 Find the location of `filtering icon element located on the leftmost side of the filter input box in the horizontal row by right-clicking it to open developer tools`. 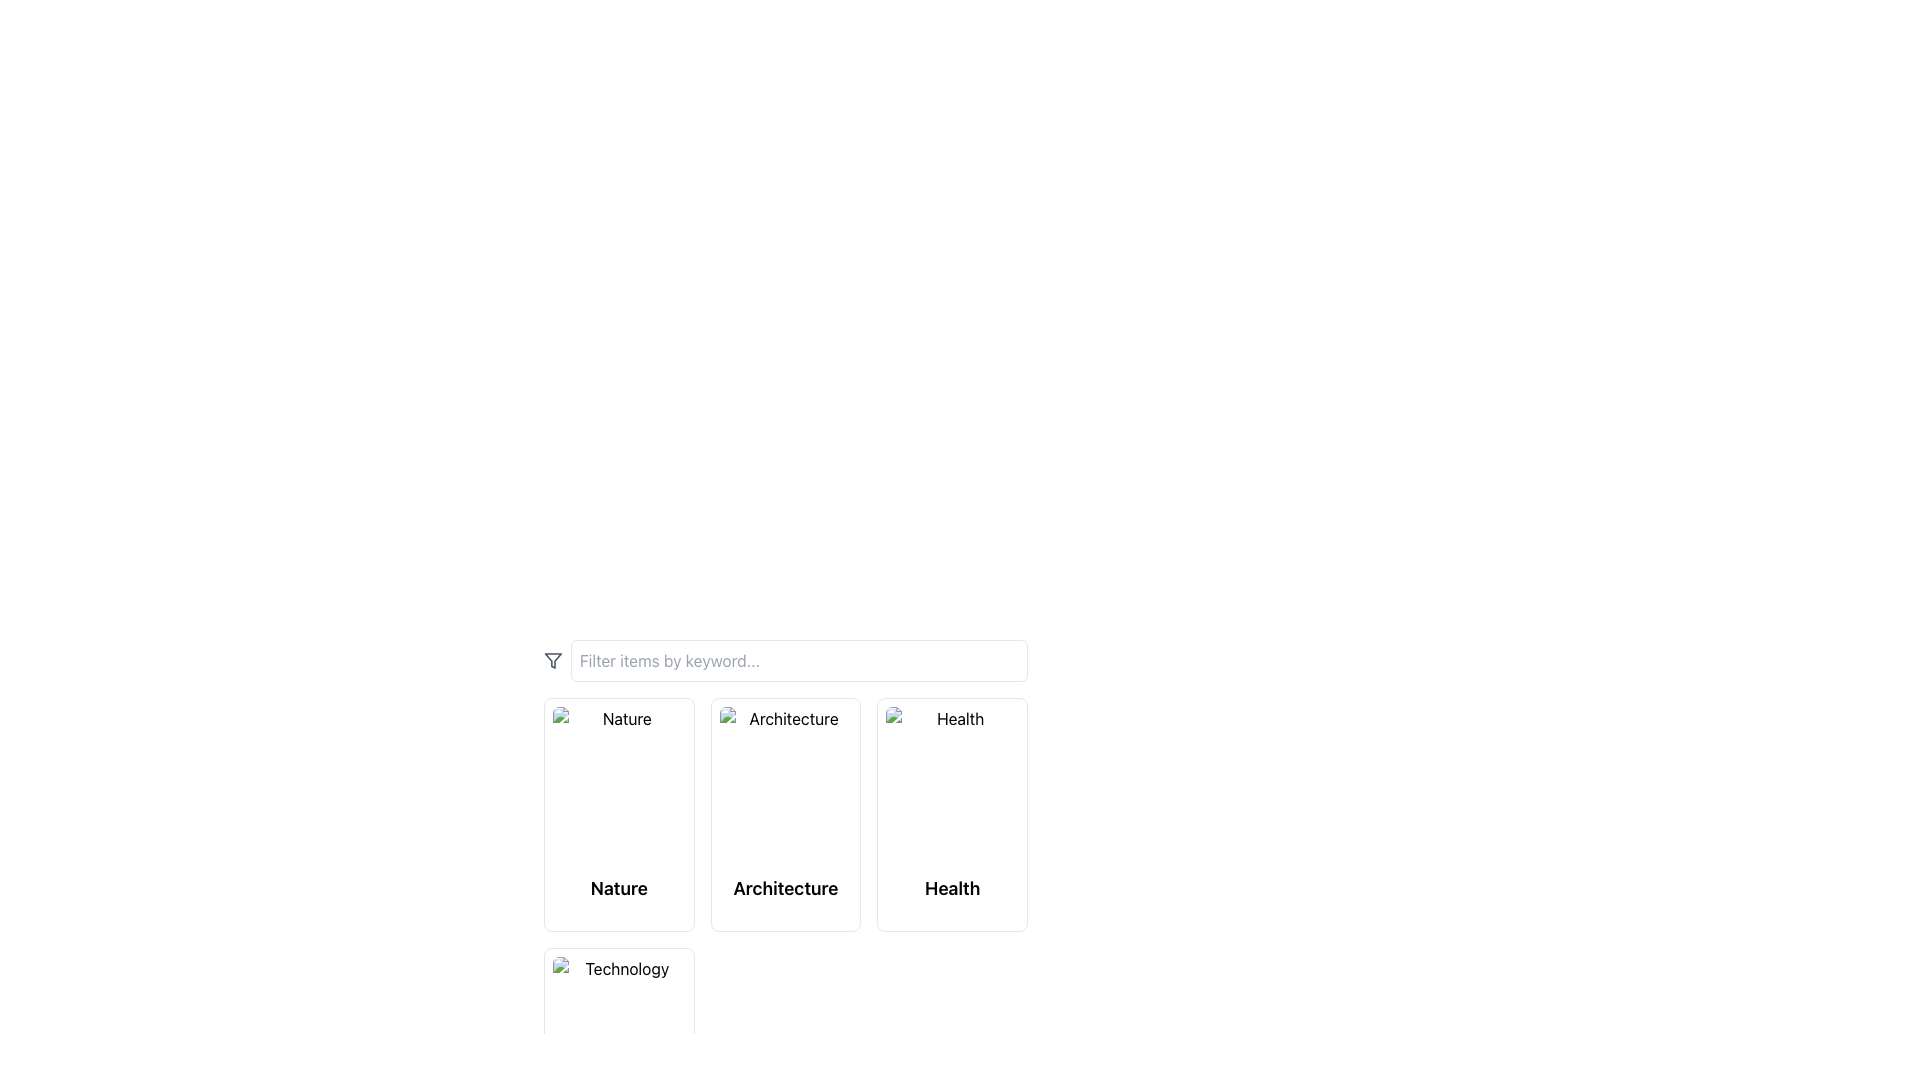

filtering icon element located on the leftmost side of the filter input box in the horizontal row by right-clicking it to open developer tools is located at coordinates (553, 660).